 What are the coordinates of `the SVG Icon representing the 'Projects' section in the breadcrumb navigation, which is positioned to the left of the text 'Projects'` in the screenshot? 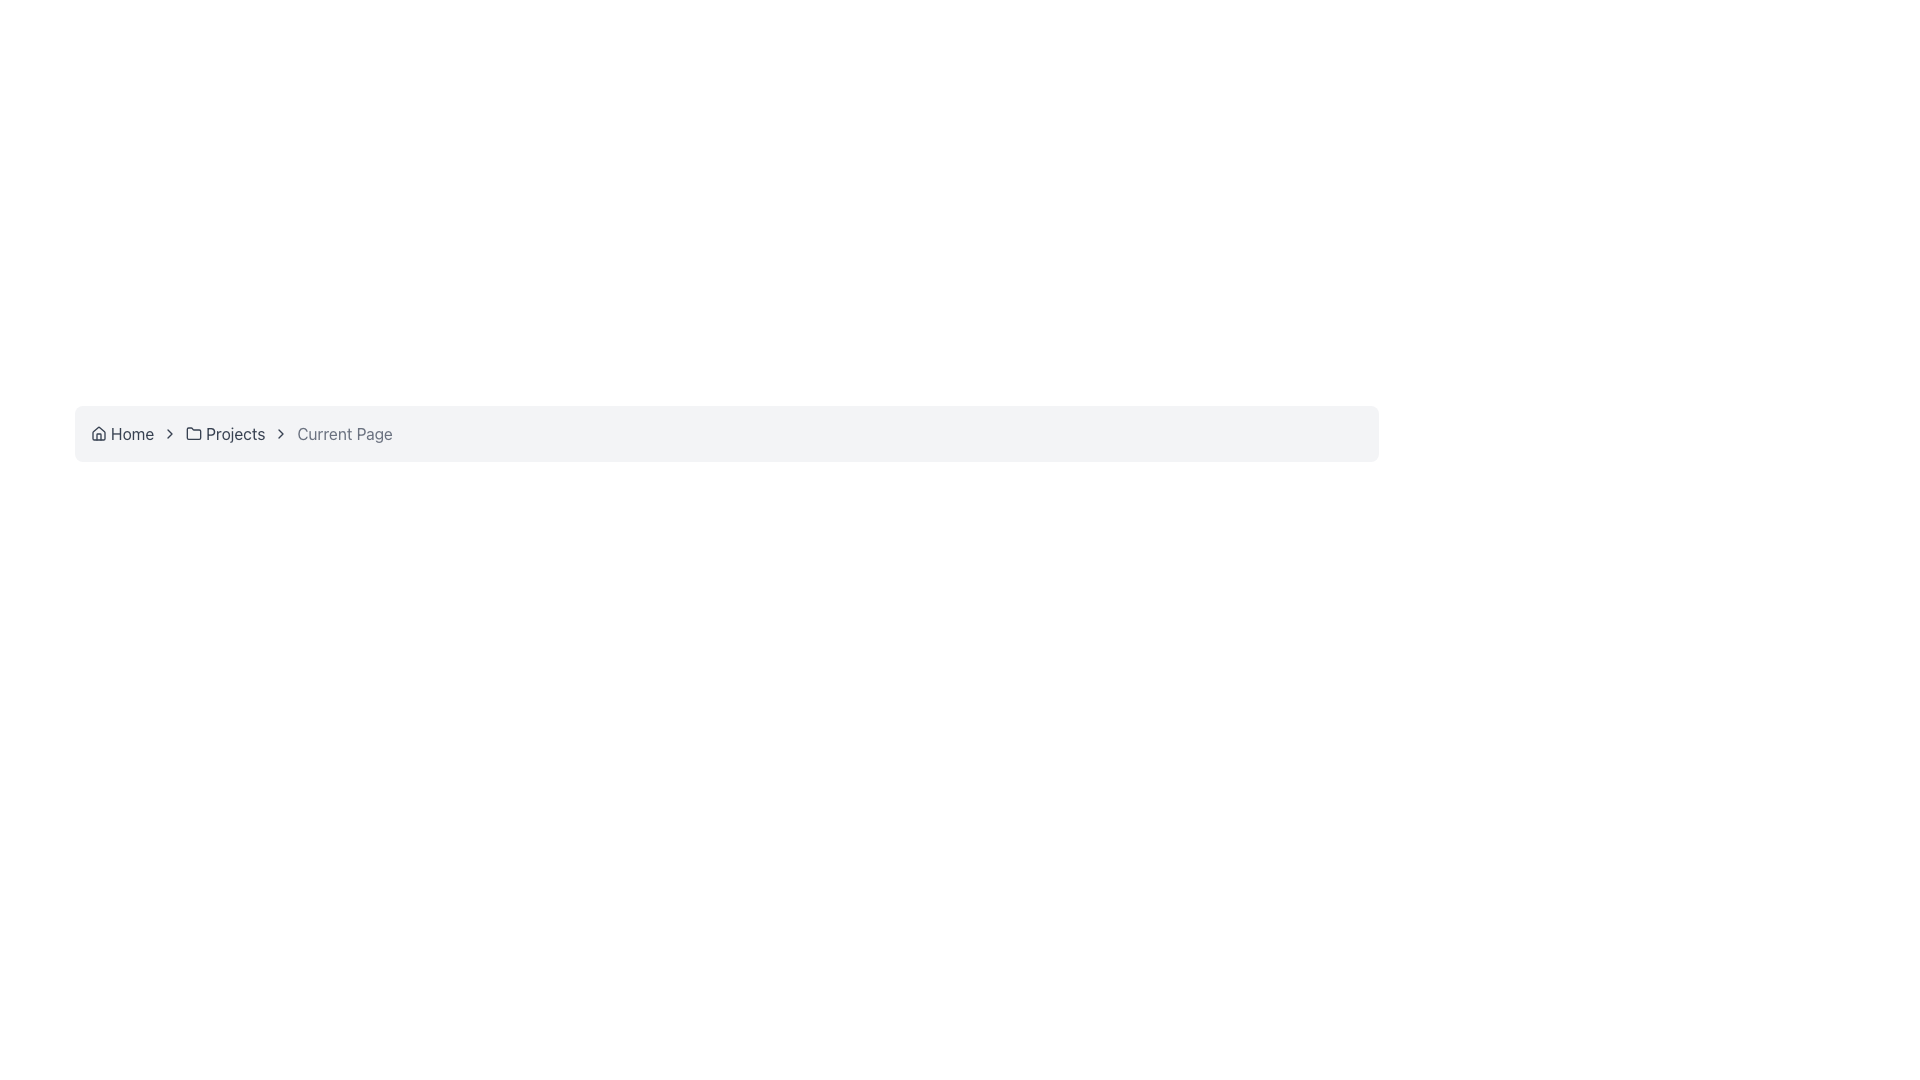 It's located at (194, 433).